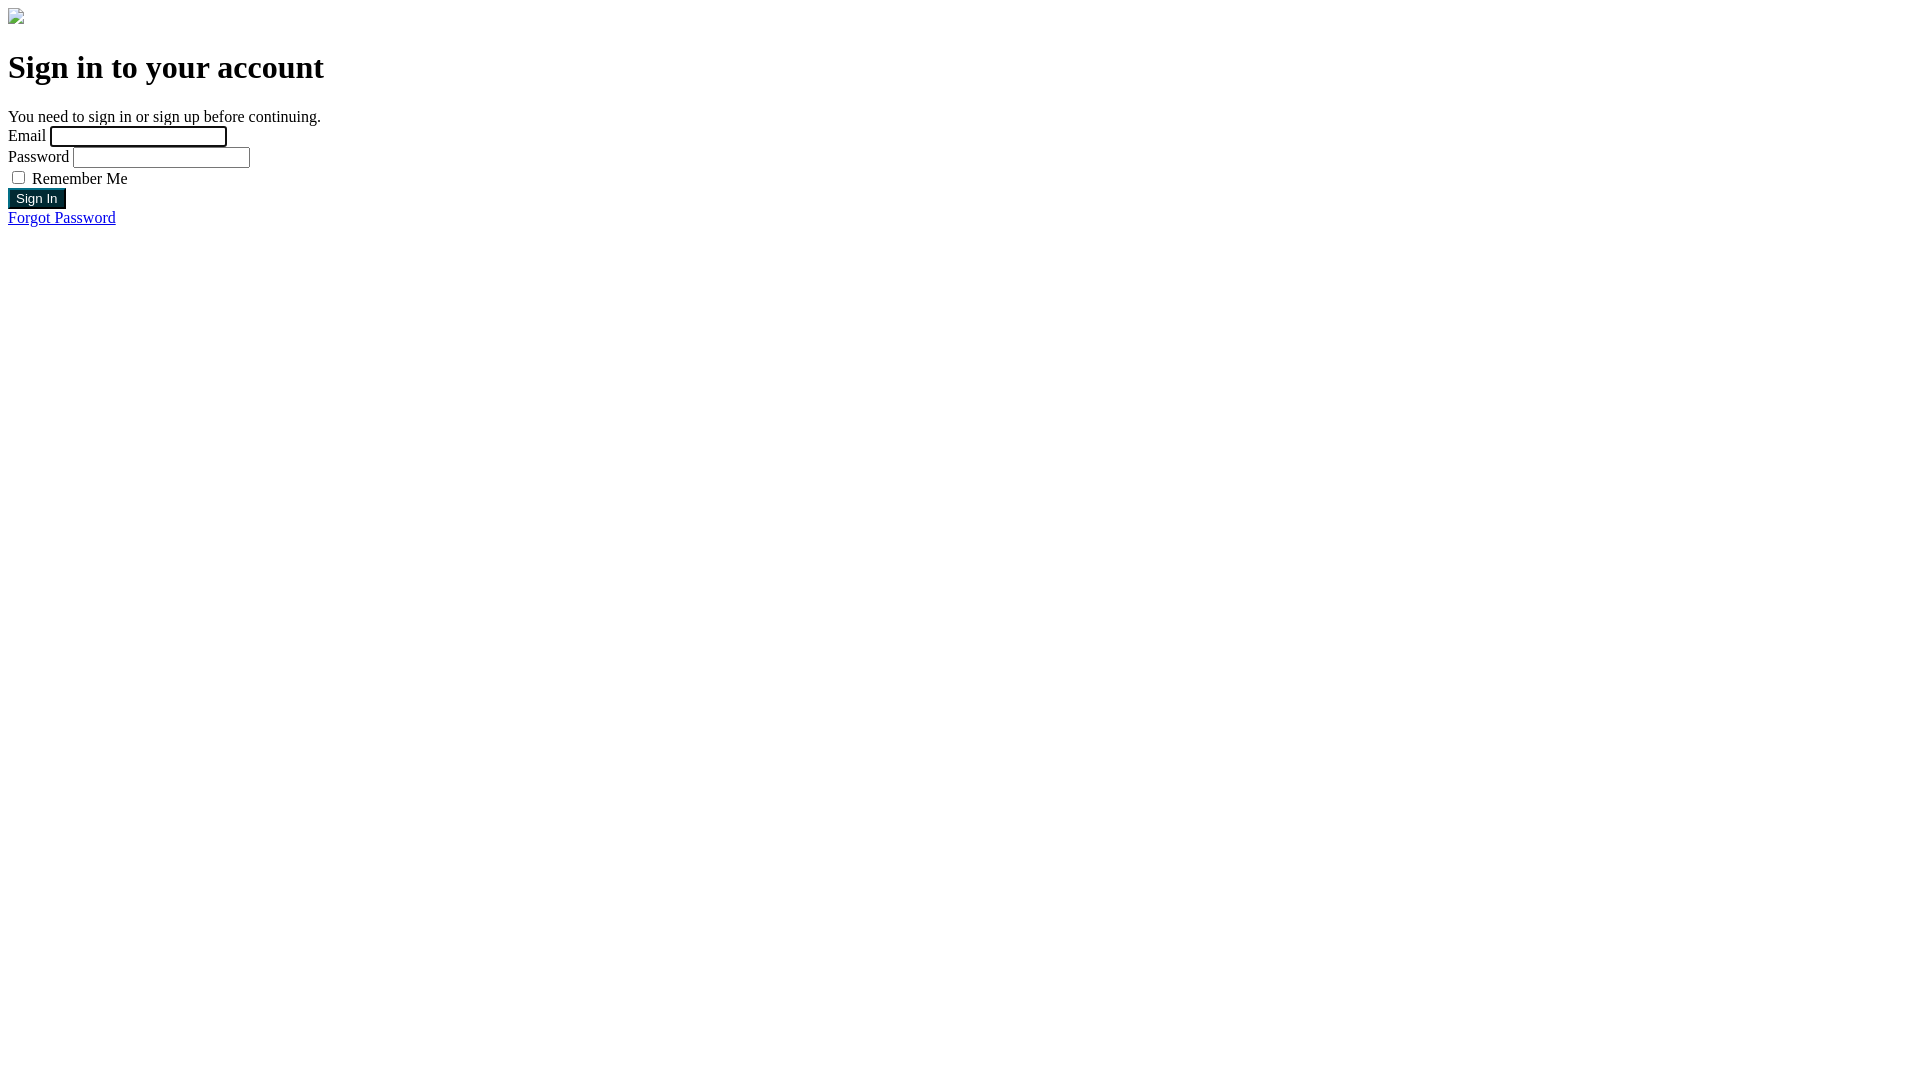 The height and width of the screenshot is (1080, 1920). I want to click on 'Sign In', so click(37, 198).